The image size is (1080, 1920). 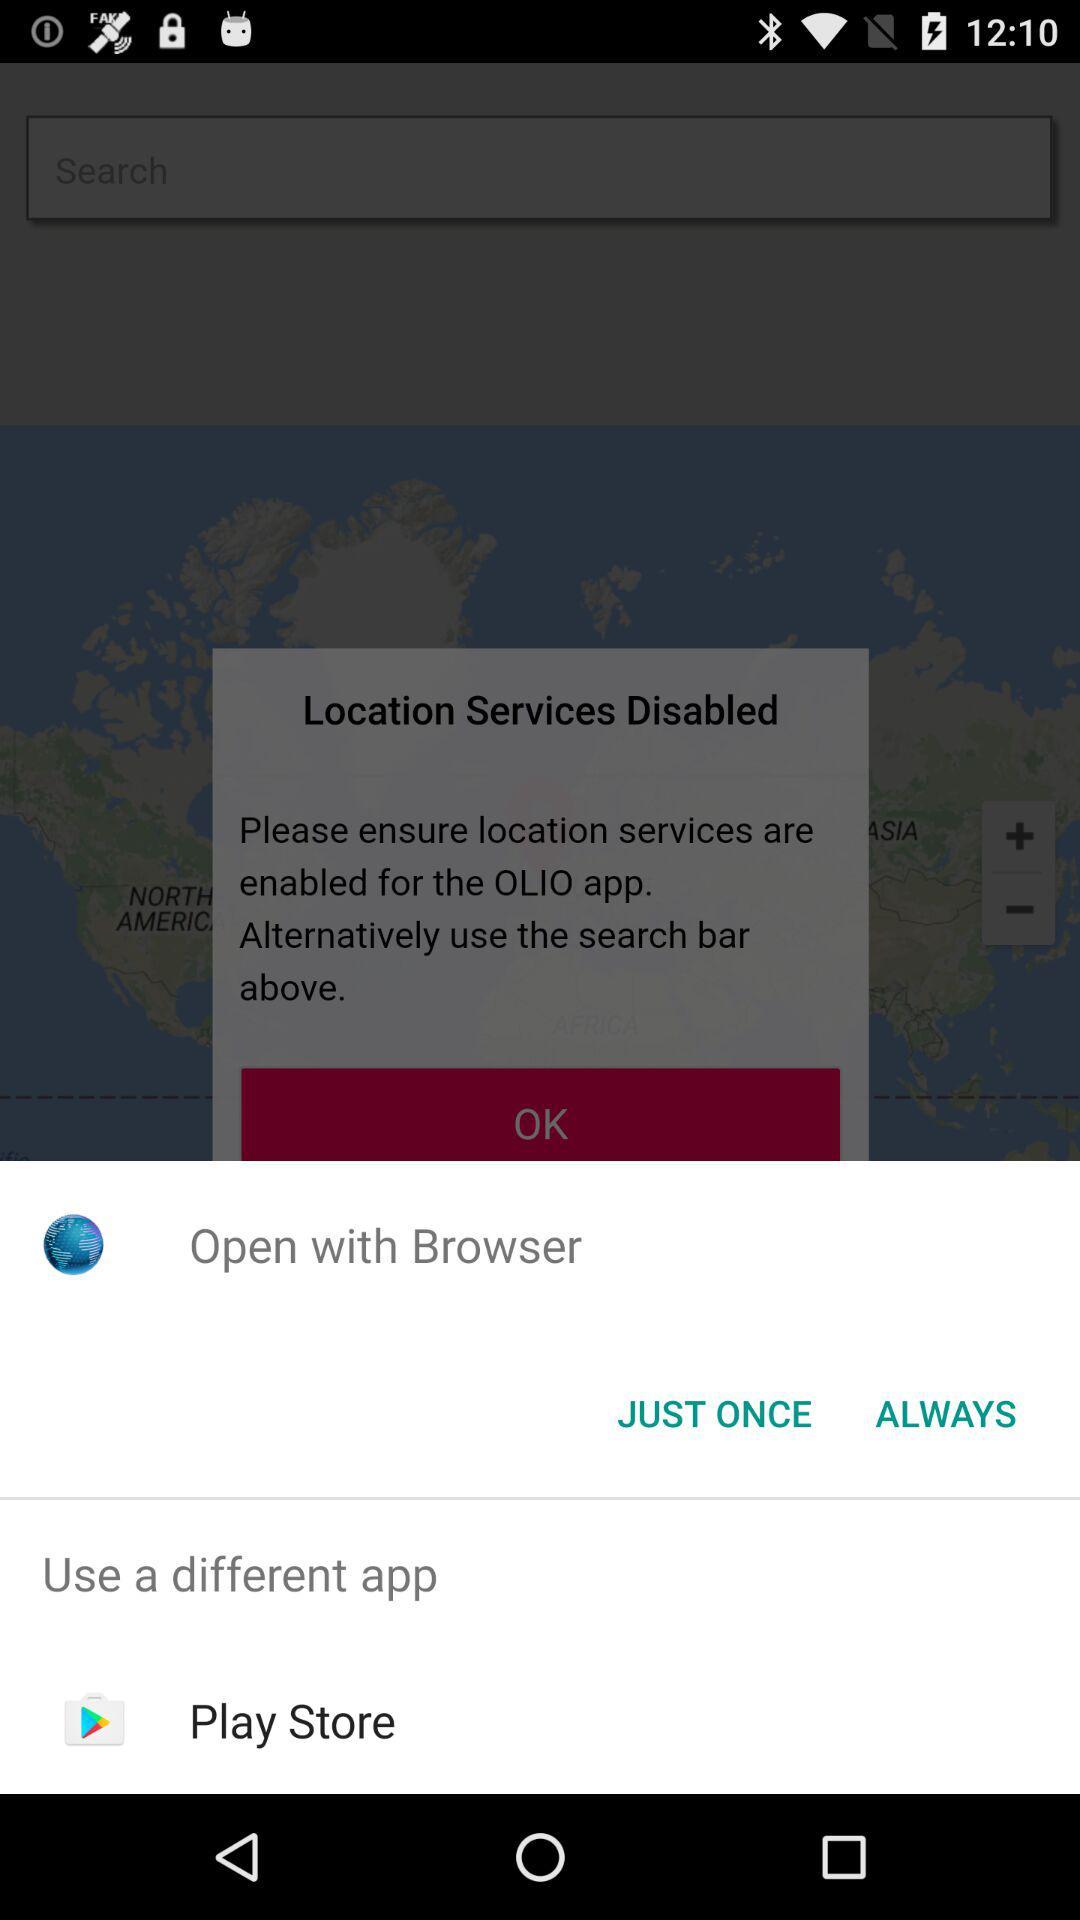 I want to click on play store, so click(x=292, y=1719).